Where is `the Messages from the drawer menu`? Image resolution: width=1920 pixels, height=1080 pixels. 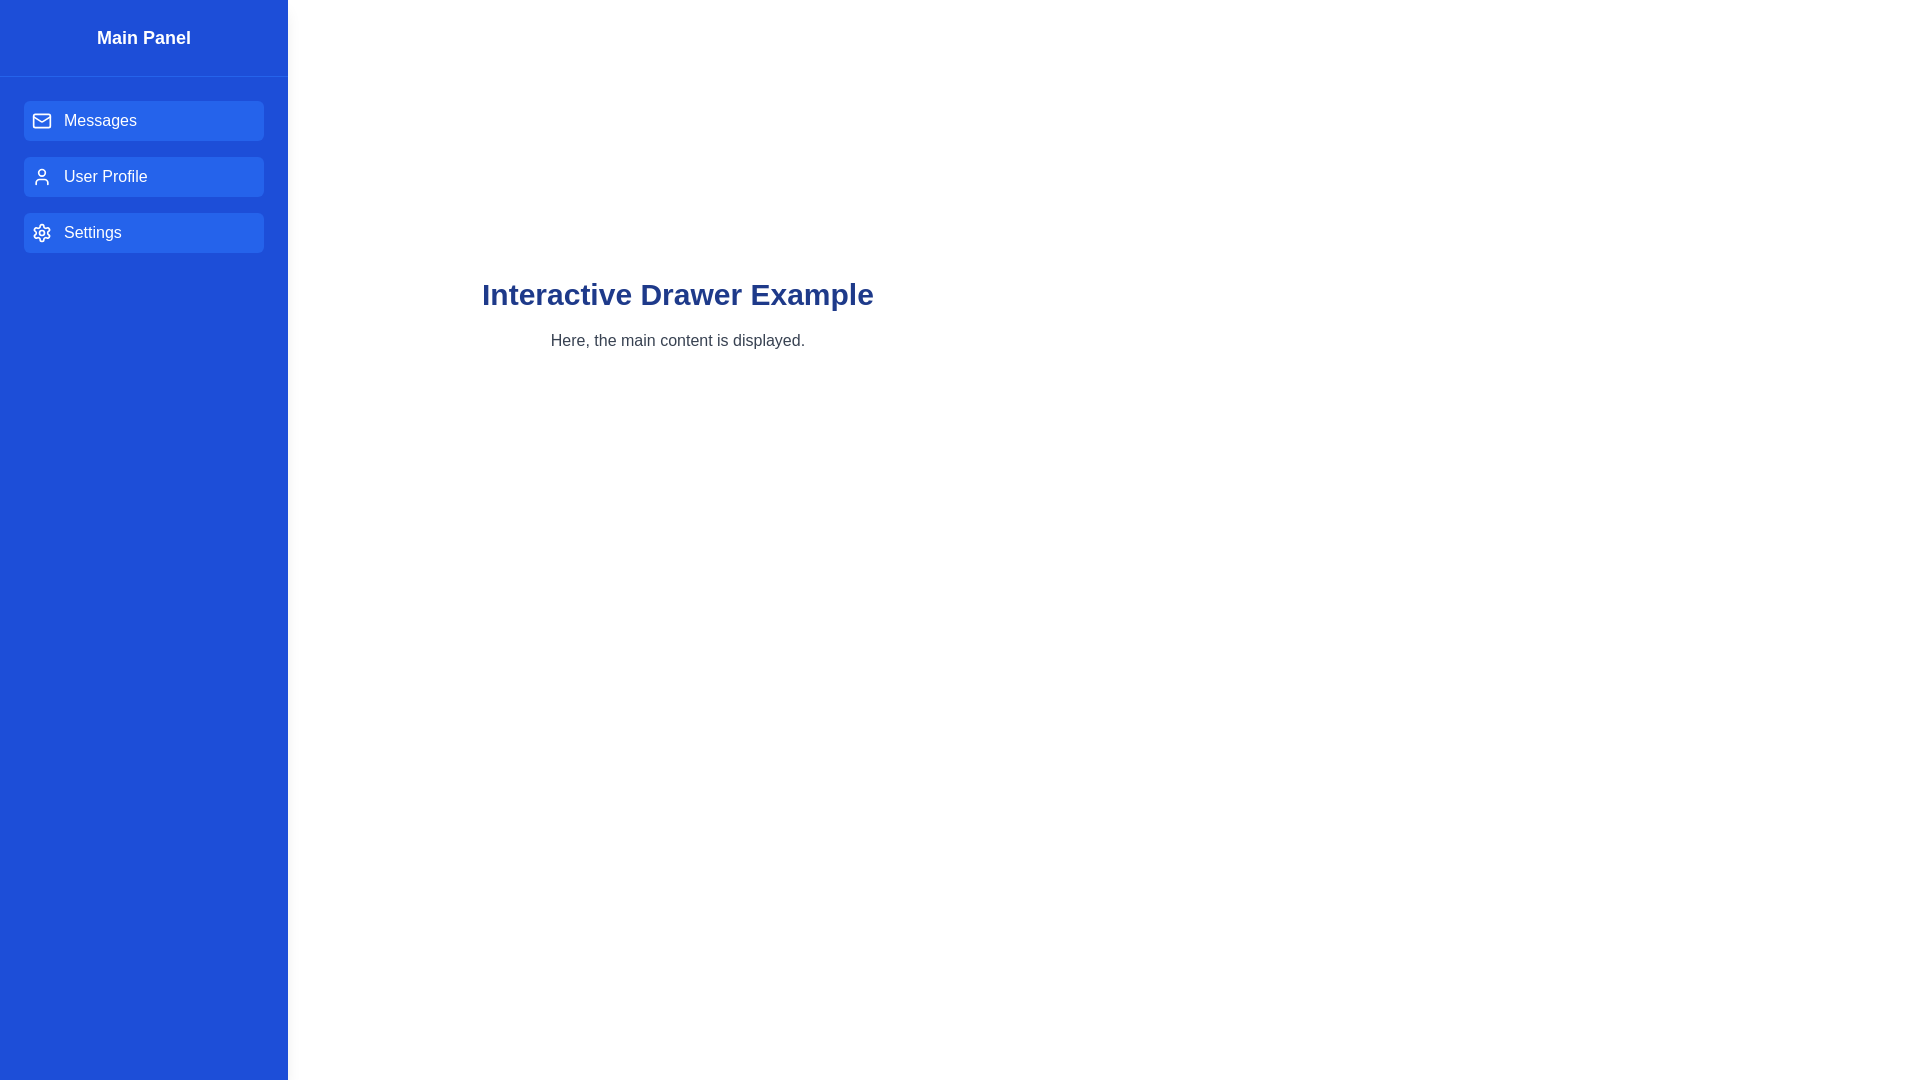
the Messages from the drawer menu is located at coordinates (143, 120).